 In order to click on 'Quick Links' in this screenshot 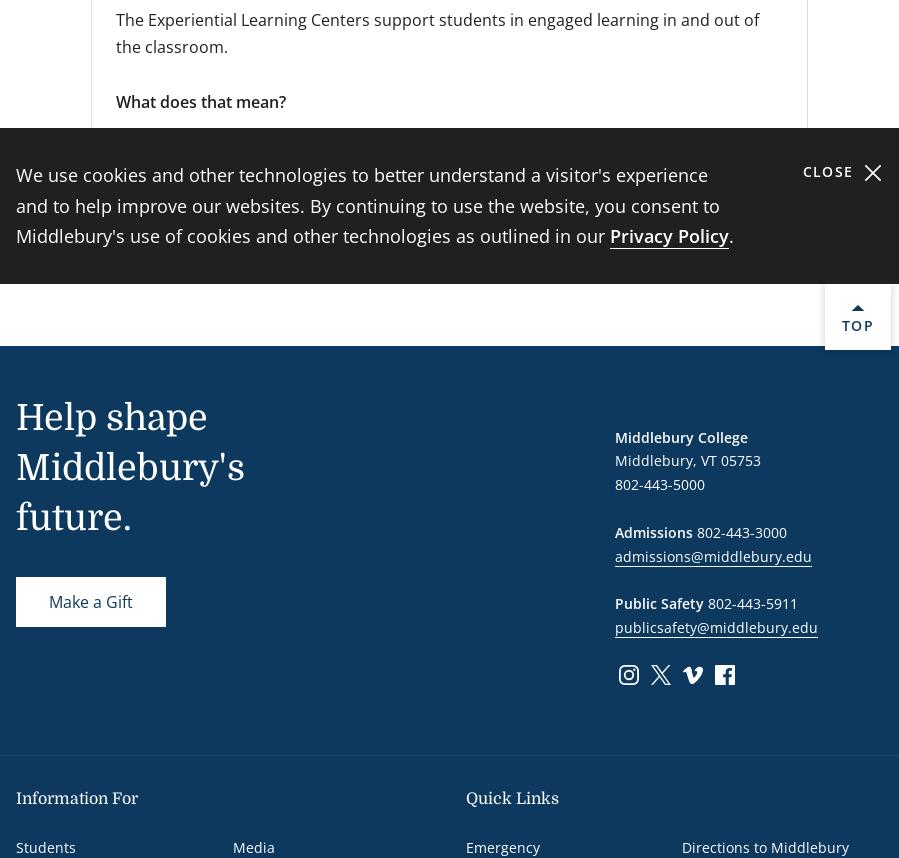, I will do `click(464, 798)`.